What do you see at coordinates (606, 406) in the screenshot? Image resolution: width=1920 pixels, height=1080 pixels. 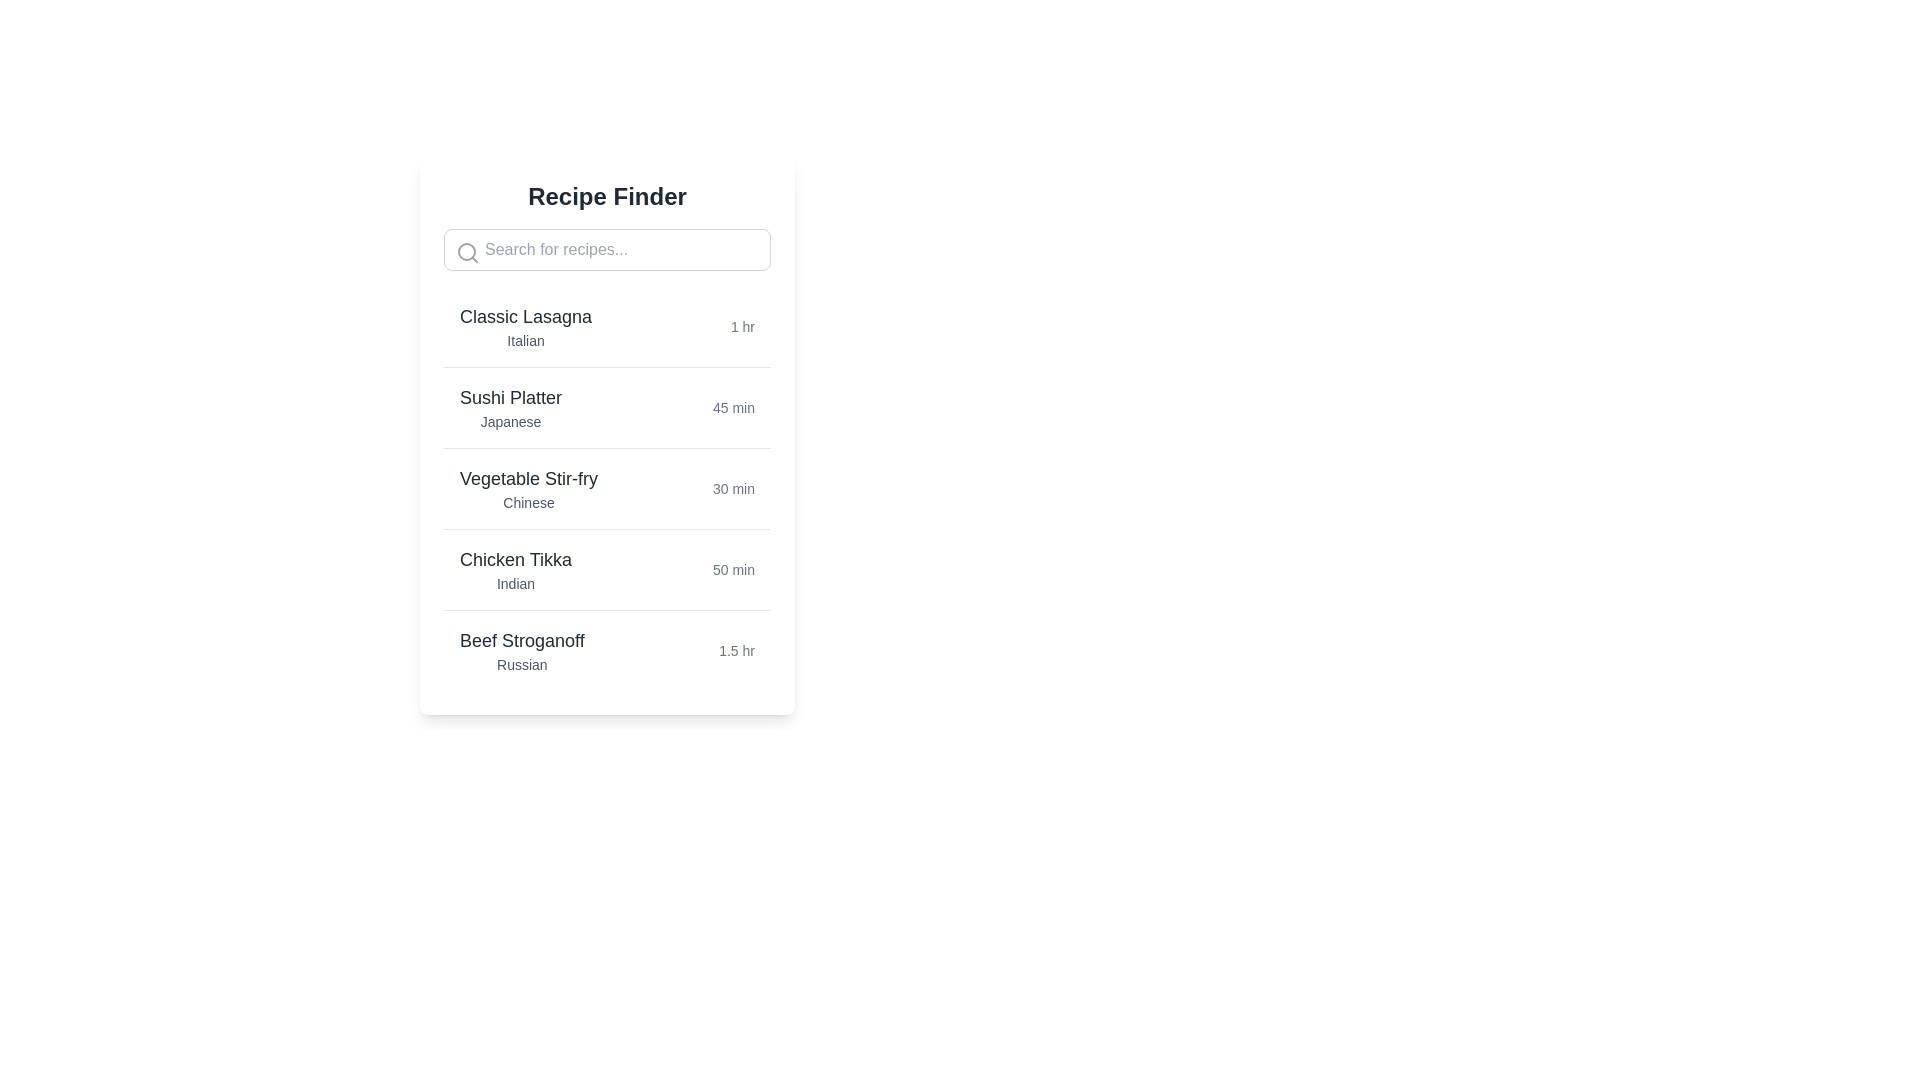 I see `the selectable menu item for 'Sushi Platter'` at bounding box center [606, 406].